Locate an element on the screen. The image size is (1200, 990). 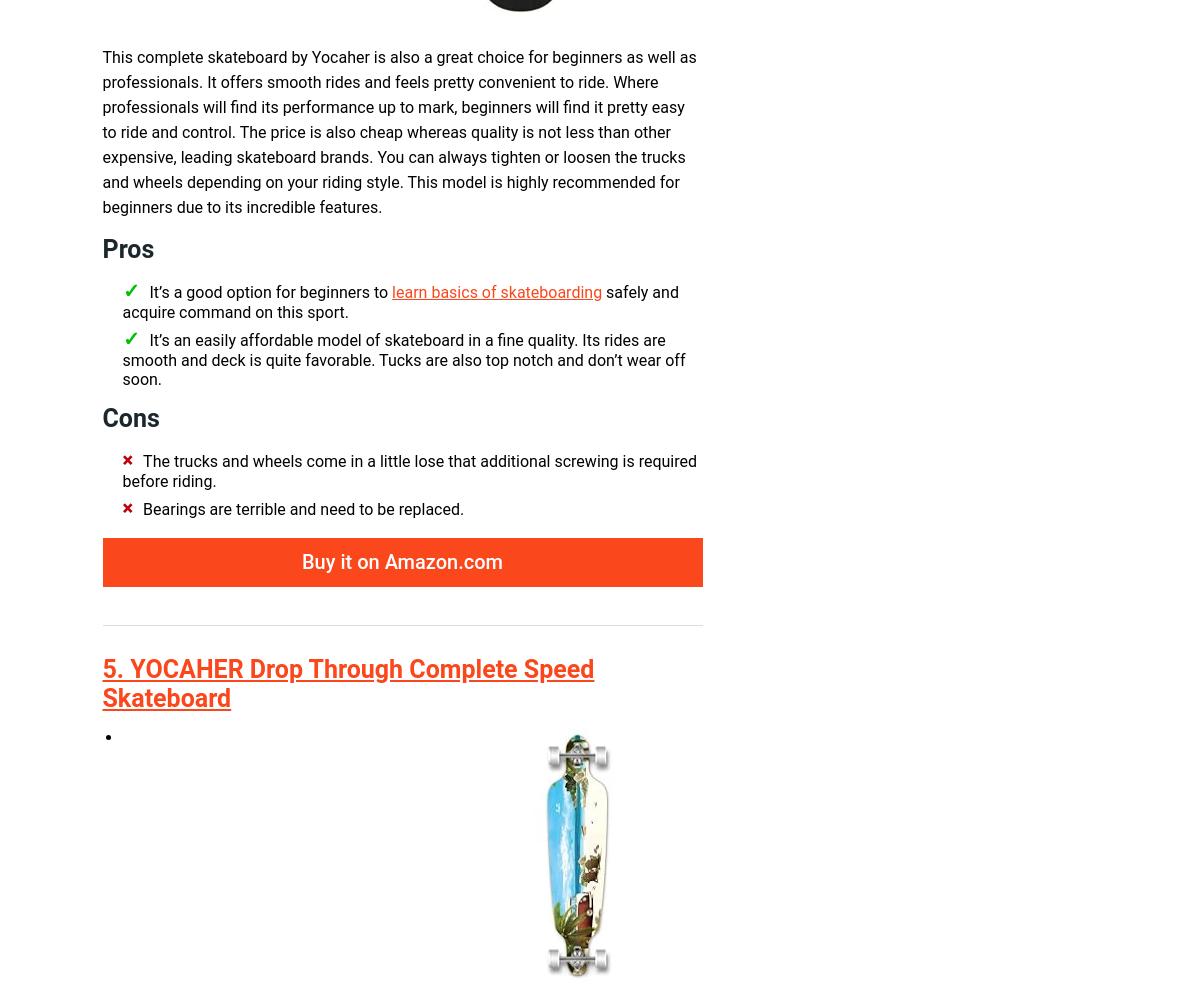
'safely and acquire command on this sport.' is located at coordinates (399, 301).